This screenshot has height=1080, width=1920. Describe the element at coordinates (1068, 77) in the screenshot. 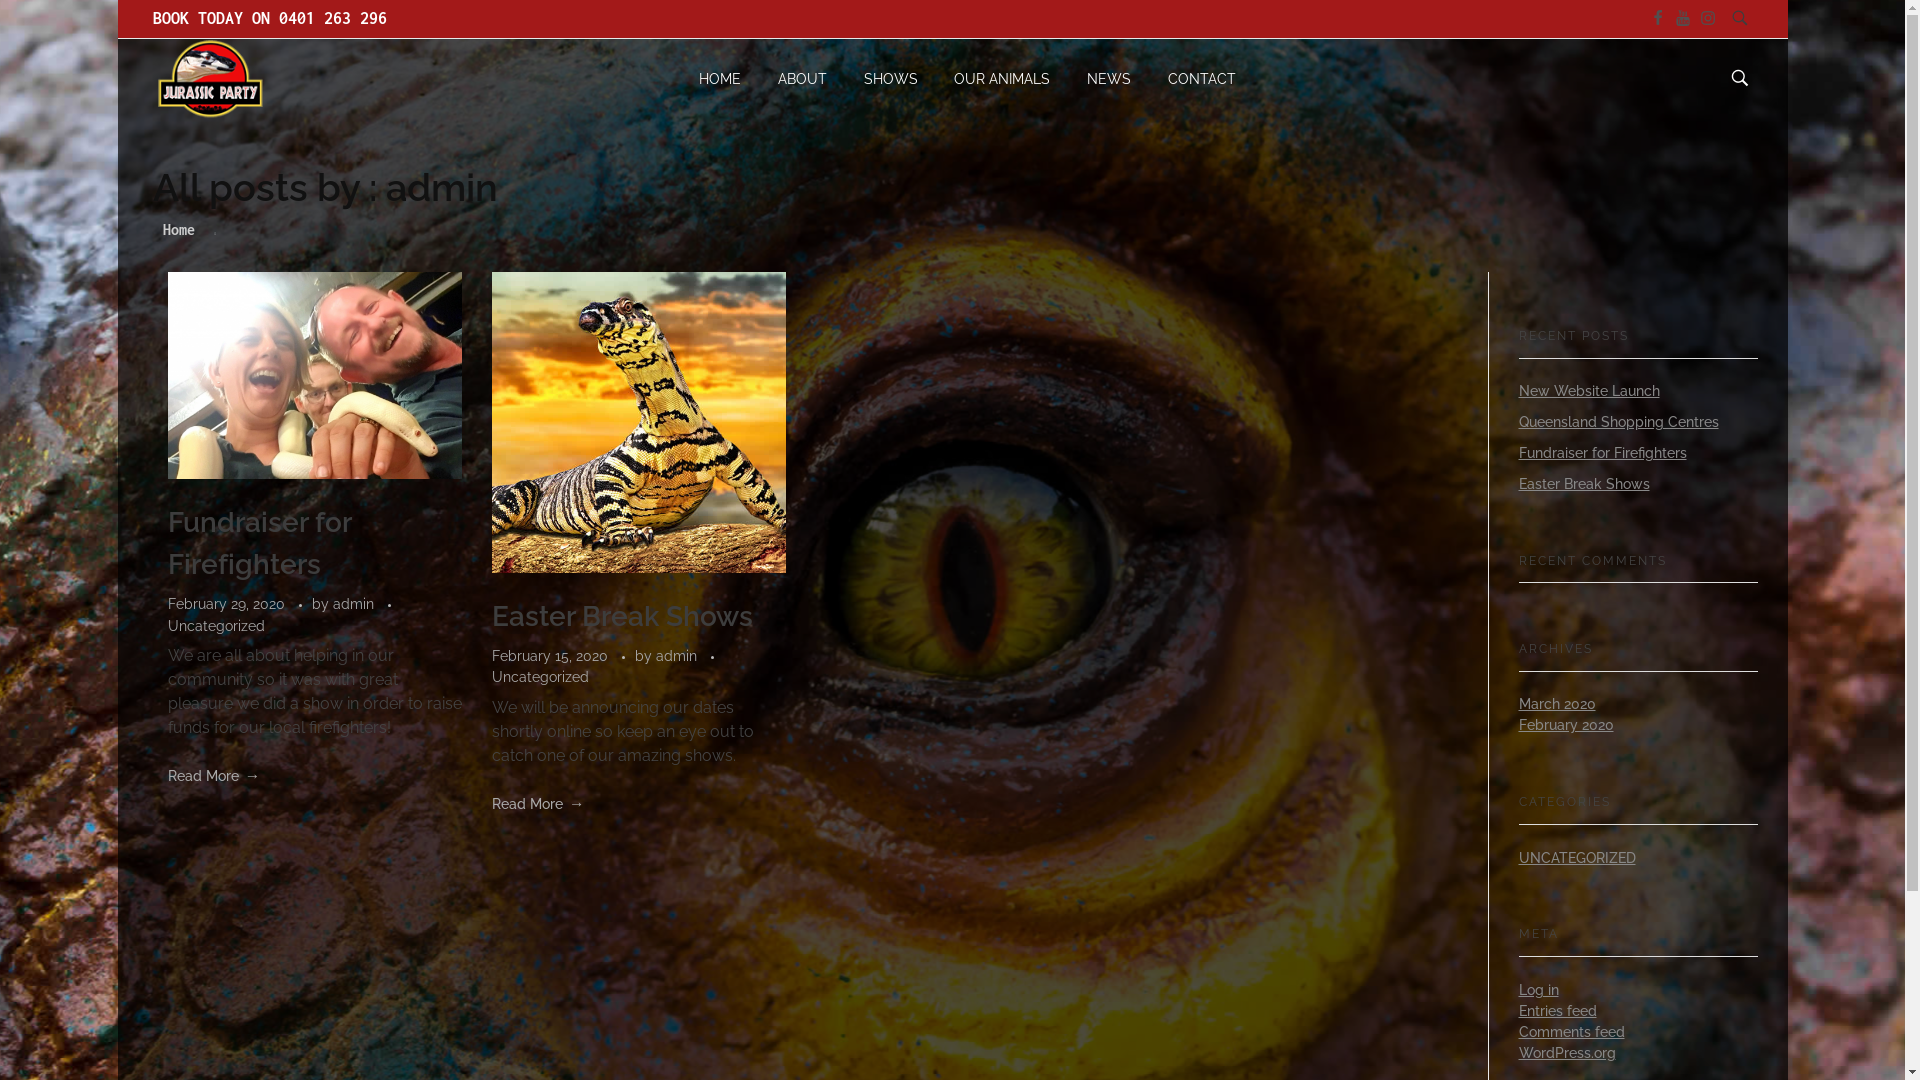

I see `'NEWS'` at that location.